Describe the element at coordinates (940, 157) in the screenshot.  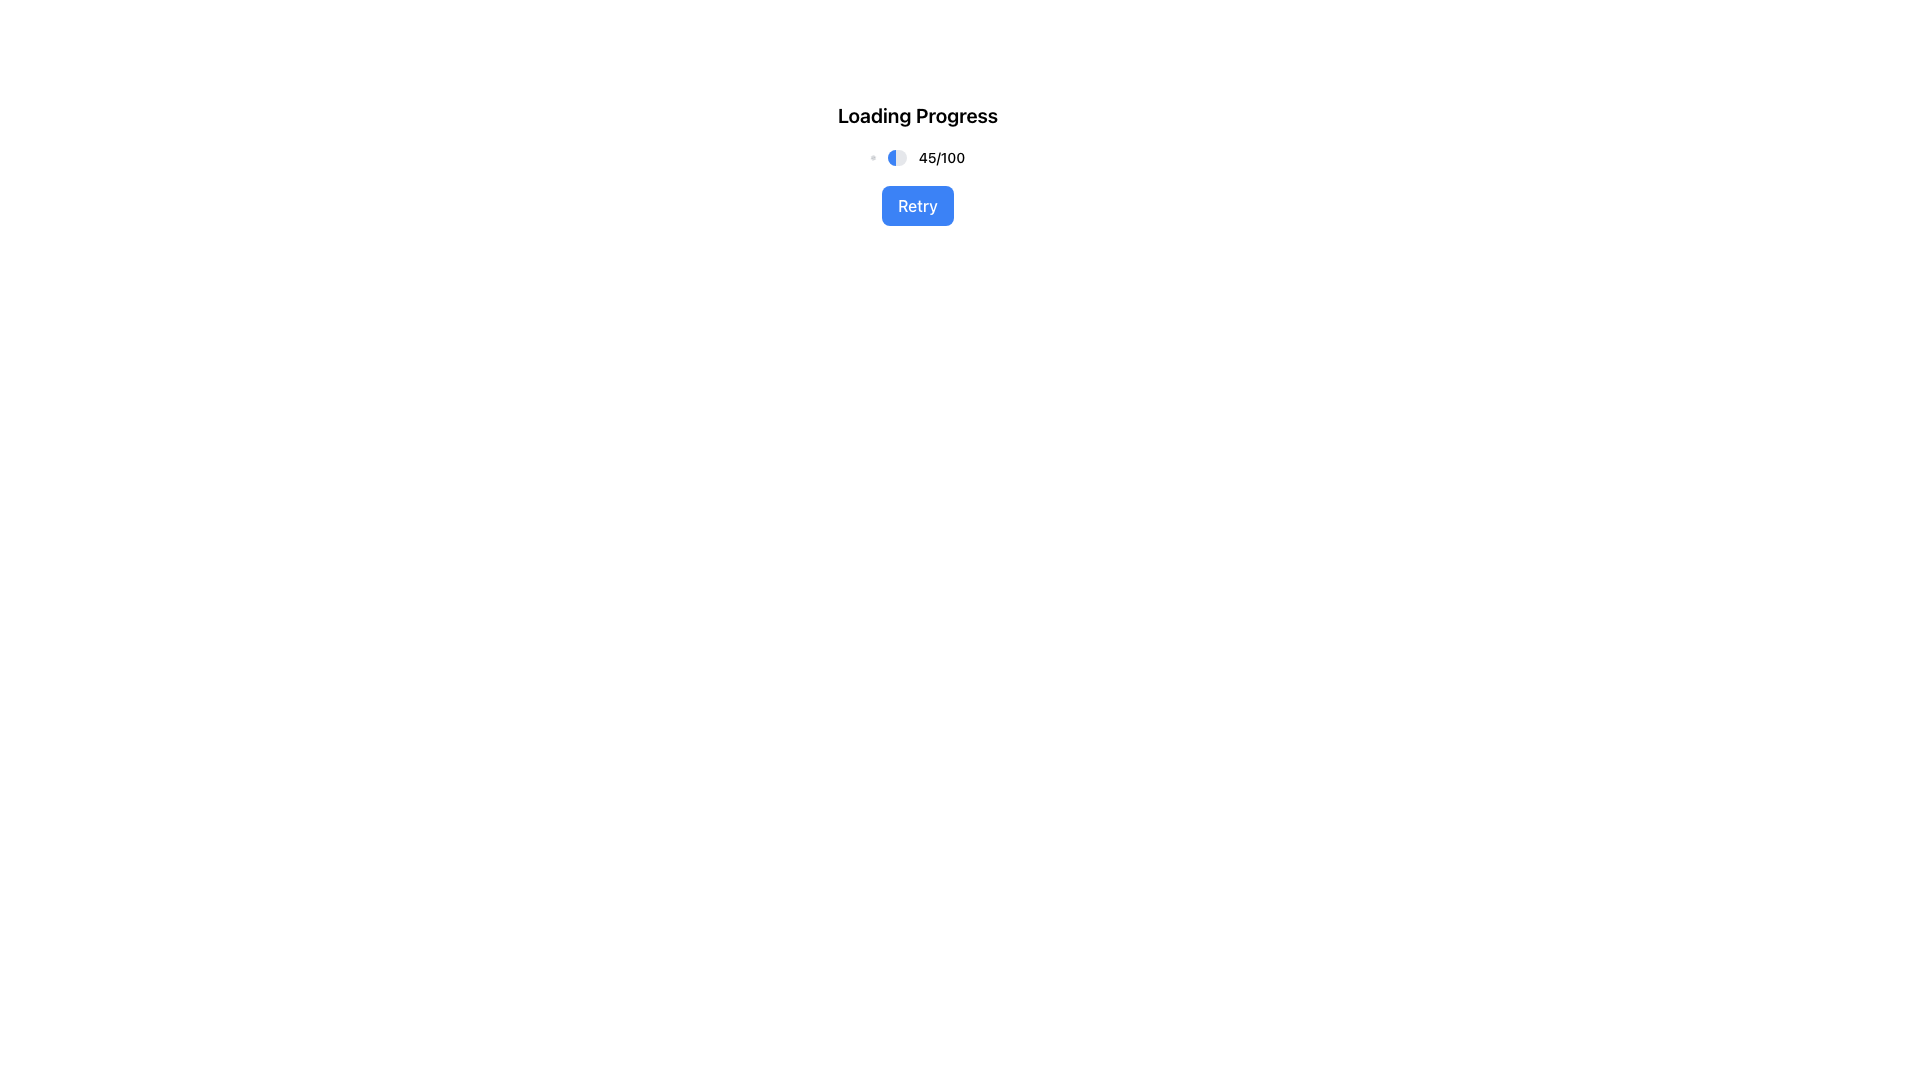
I see `the text label displaying '45/100', which is positioned to the right of a progress bar and a spinner icon, centered vertically with these elements` at that location.